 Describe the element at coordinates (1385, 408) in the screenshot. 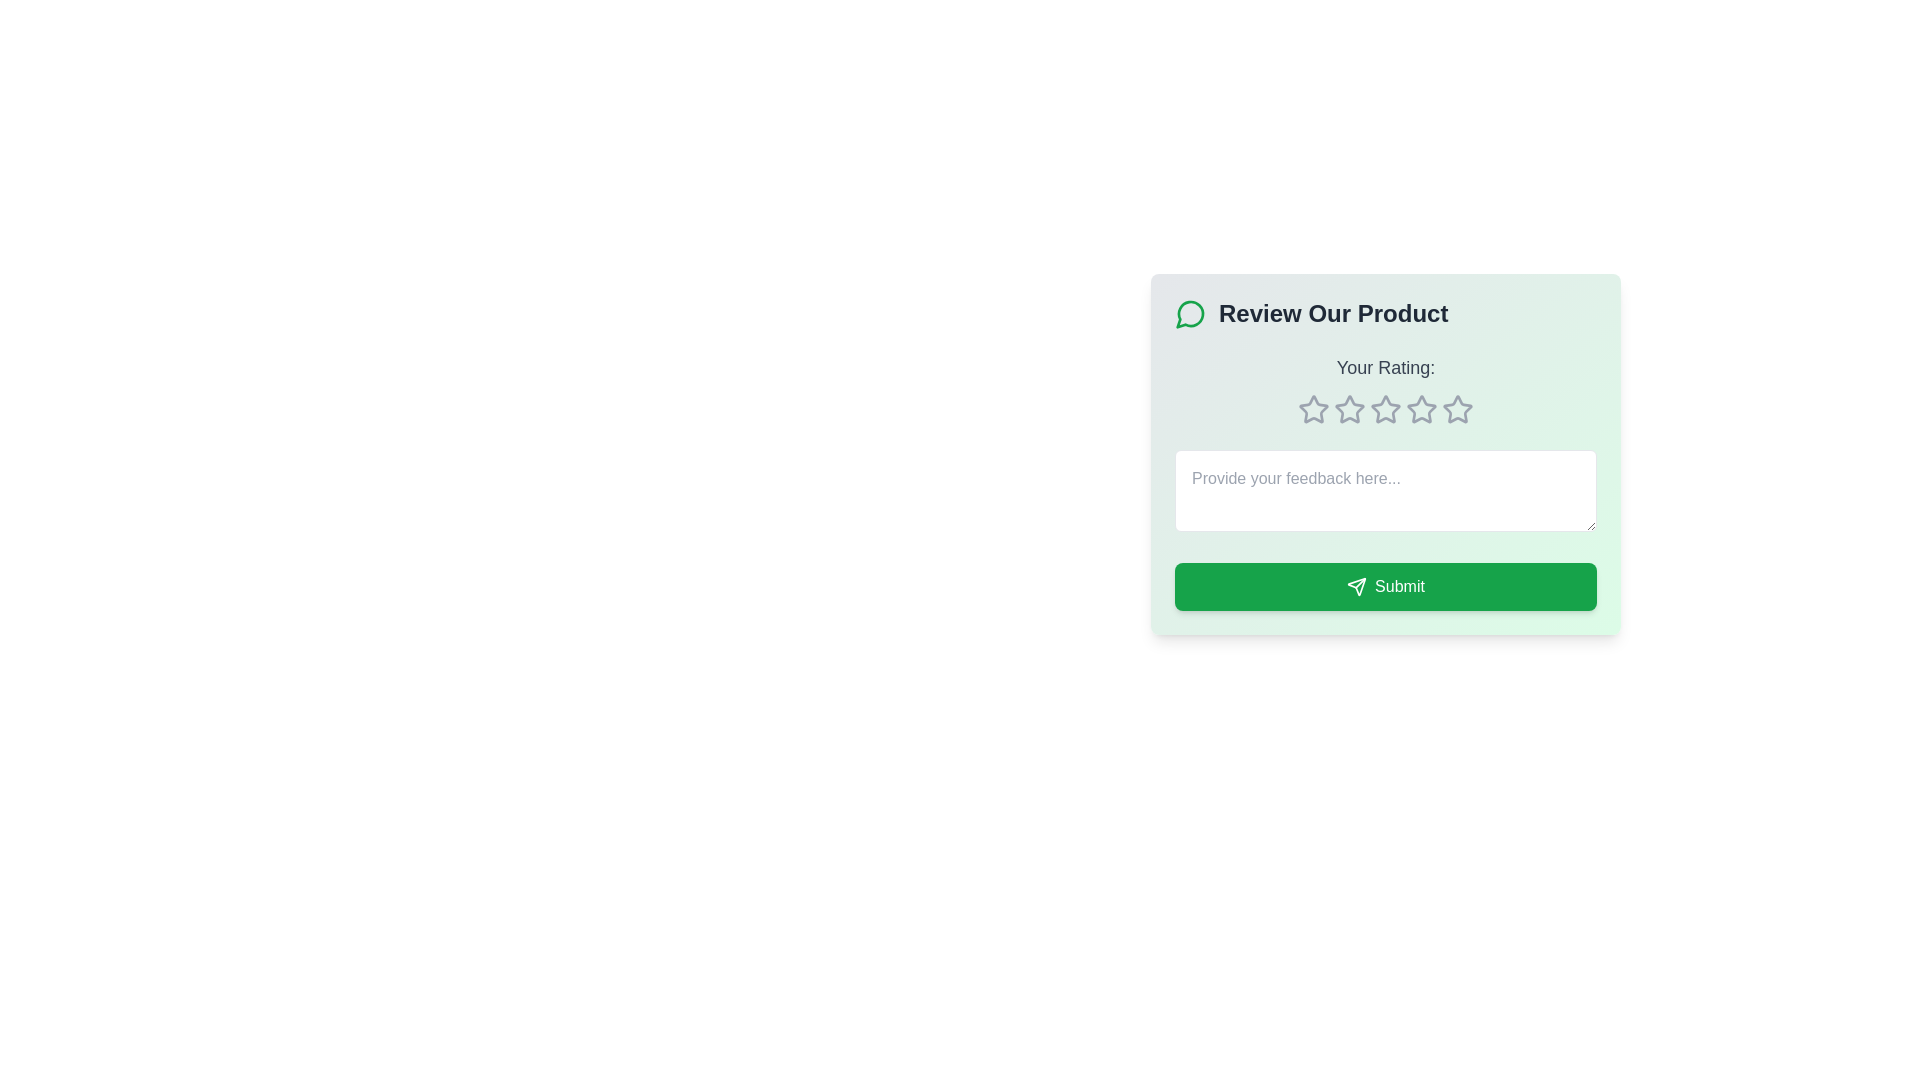

I see `the fourth star` at that location.